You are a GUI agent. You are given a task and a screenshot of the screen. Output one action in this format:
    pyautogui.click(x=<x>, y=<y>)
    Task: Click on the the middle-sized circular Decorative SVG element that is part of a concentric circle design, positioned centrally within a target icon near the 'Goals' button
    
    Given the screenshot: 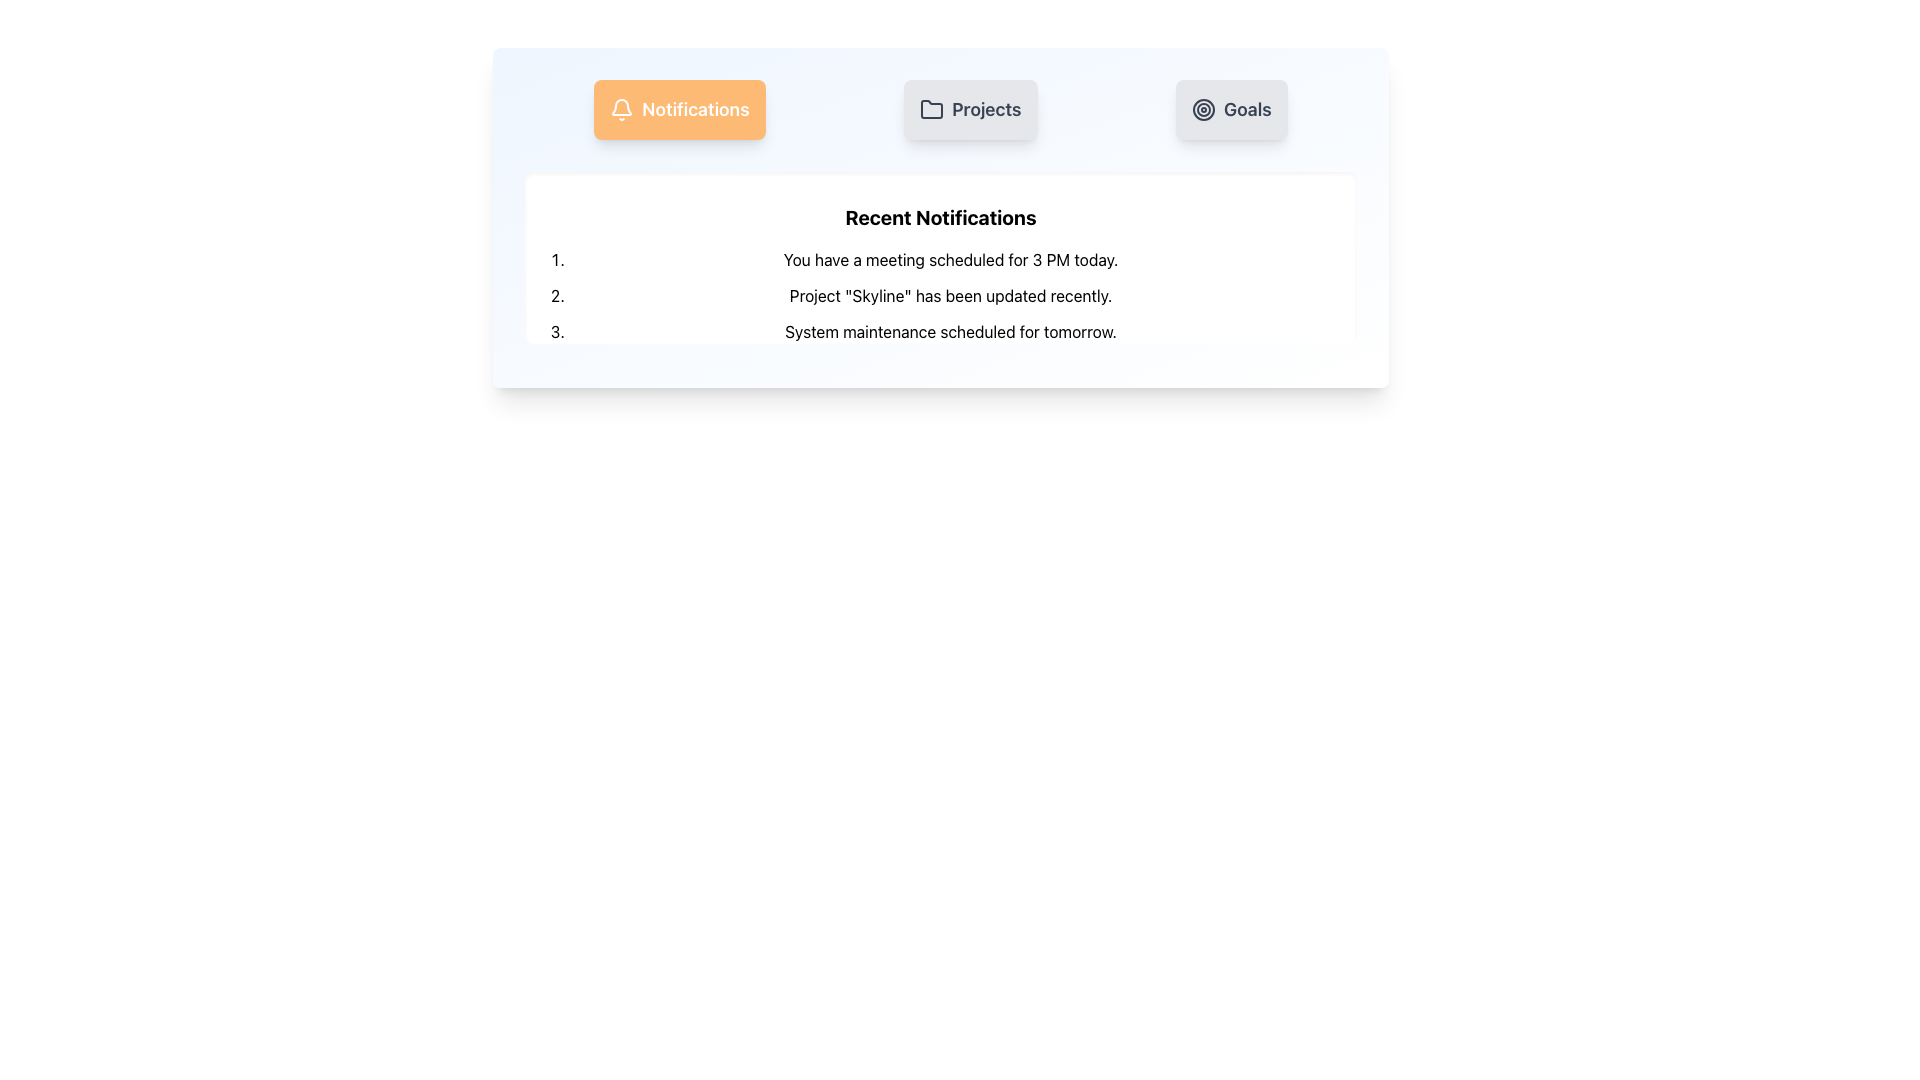 What is the action you would take?
    pyautogui.click(x=1203, y=110)
    